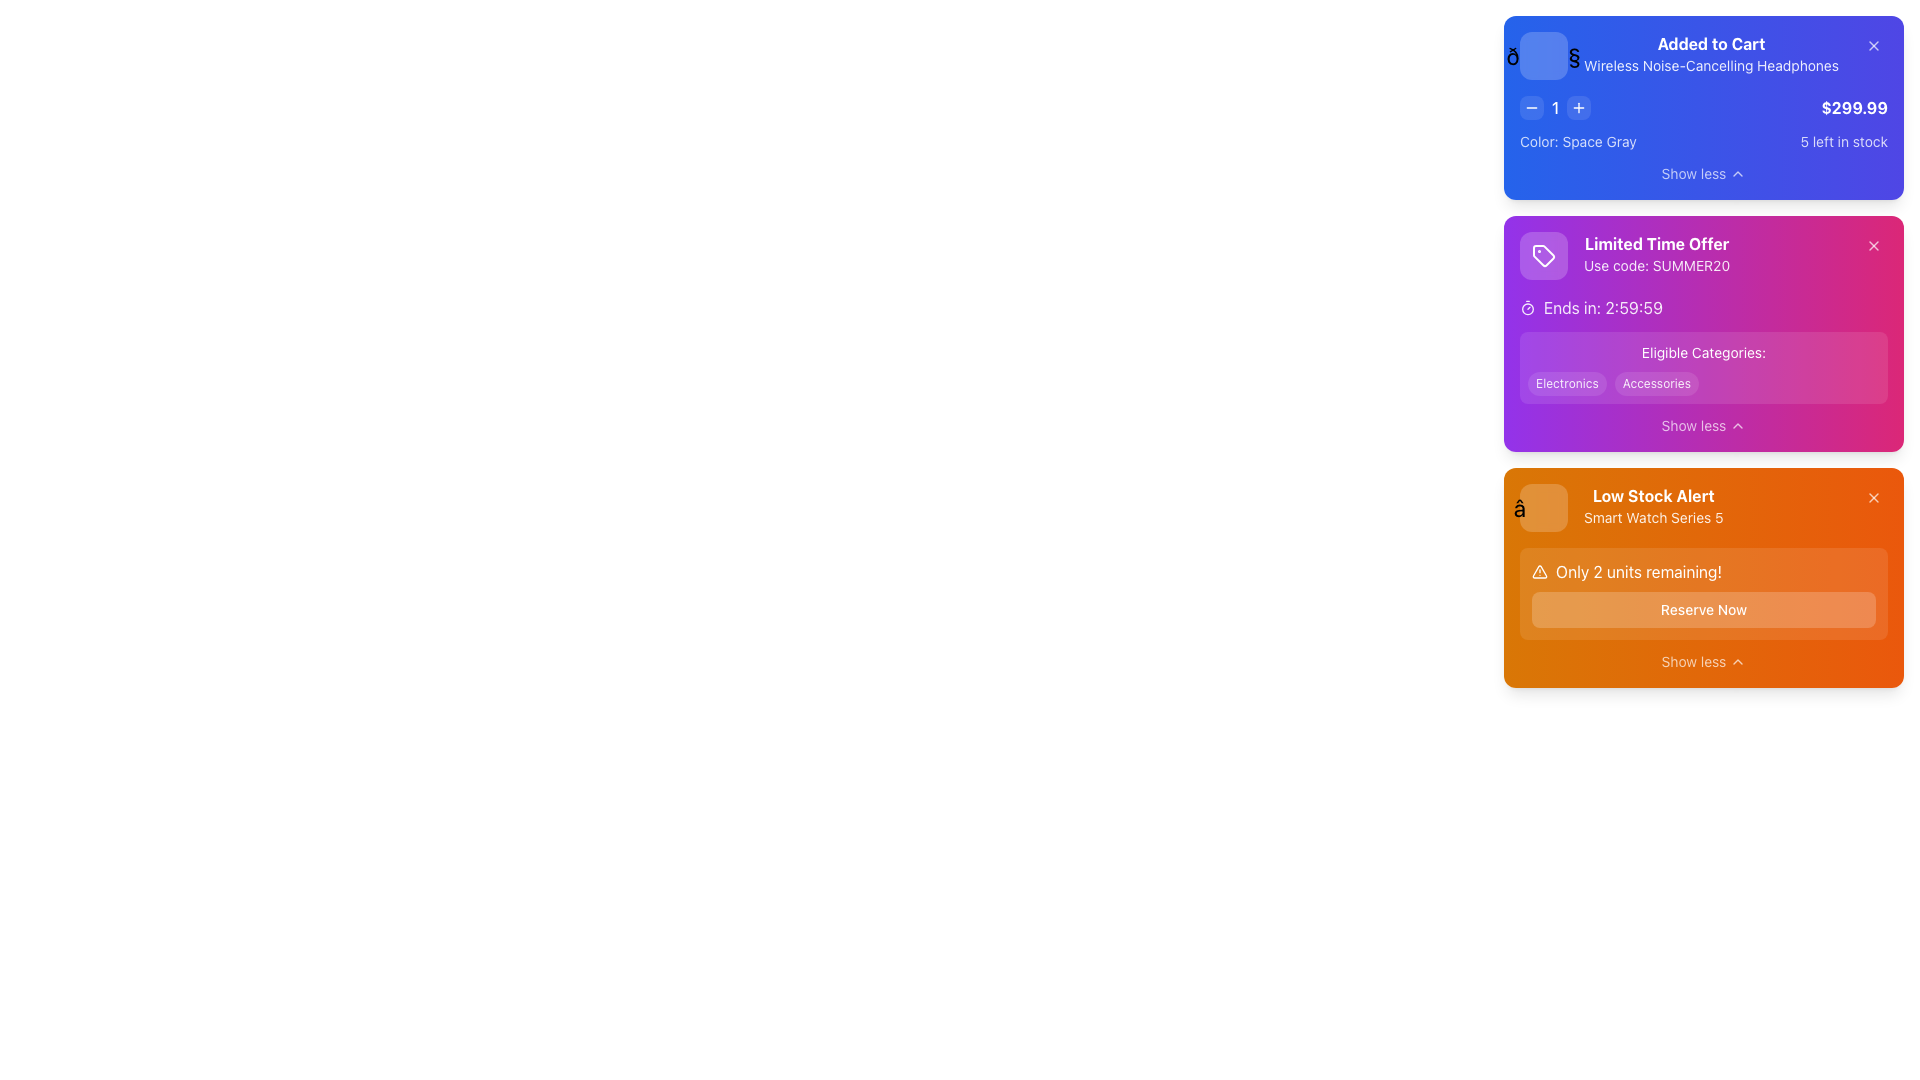 The image size is (1920, 1080). I want to click on the close icon button located in the top-right corner of the 'Added to Cart' card, so click(1872, 45).